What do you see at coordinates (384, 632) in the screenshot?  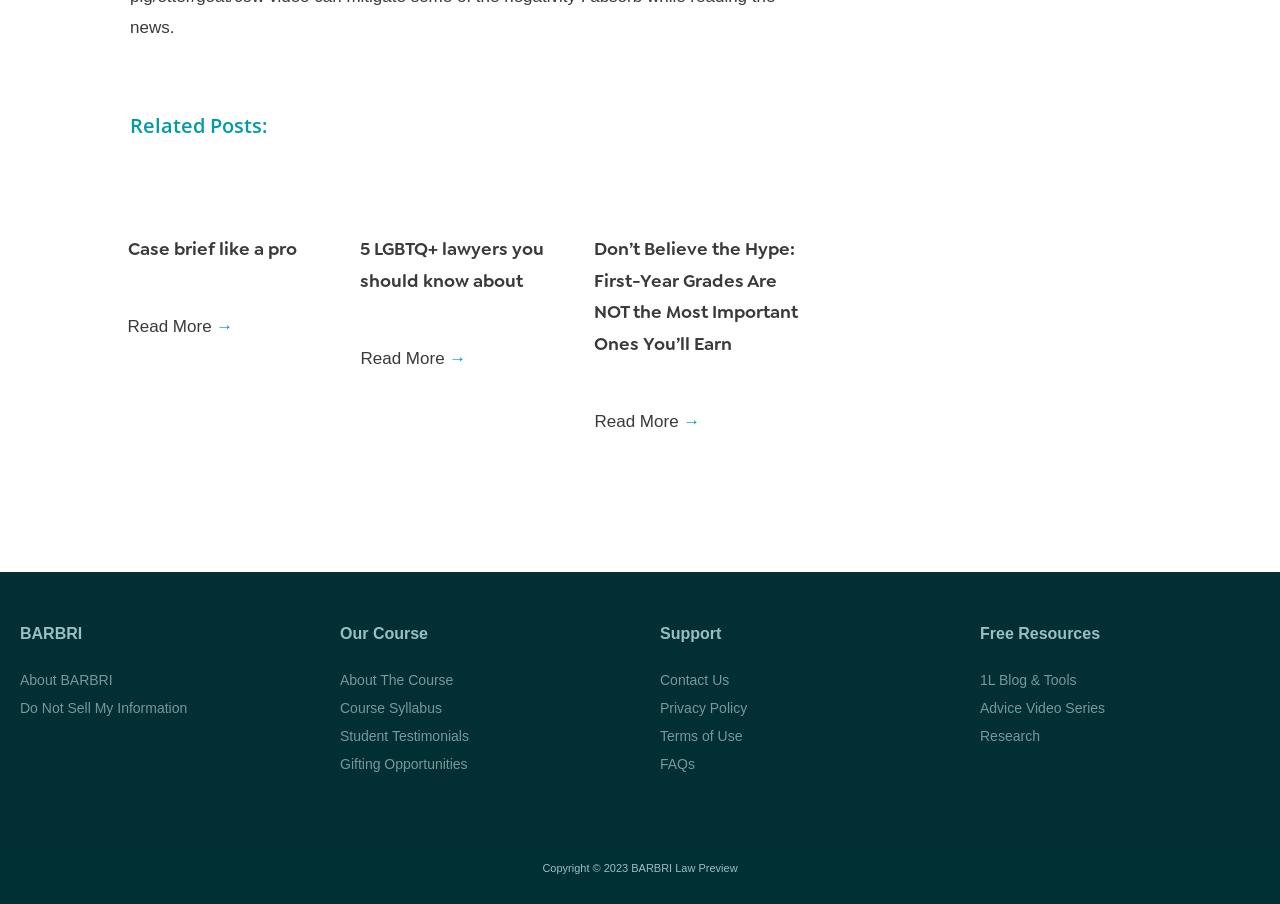 I see `'Our Course'` at bounding box center [384, 632].